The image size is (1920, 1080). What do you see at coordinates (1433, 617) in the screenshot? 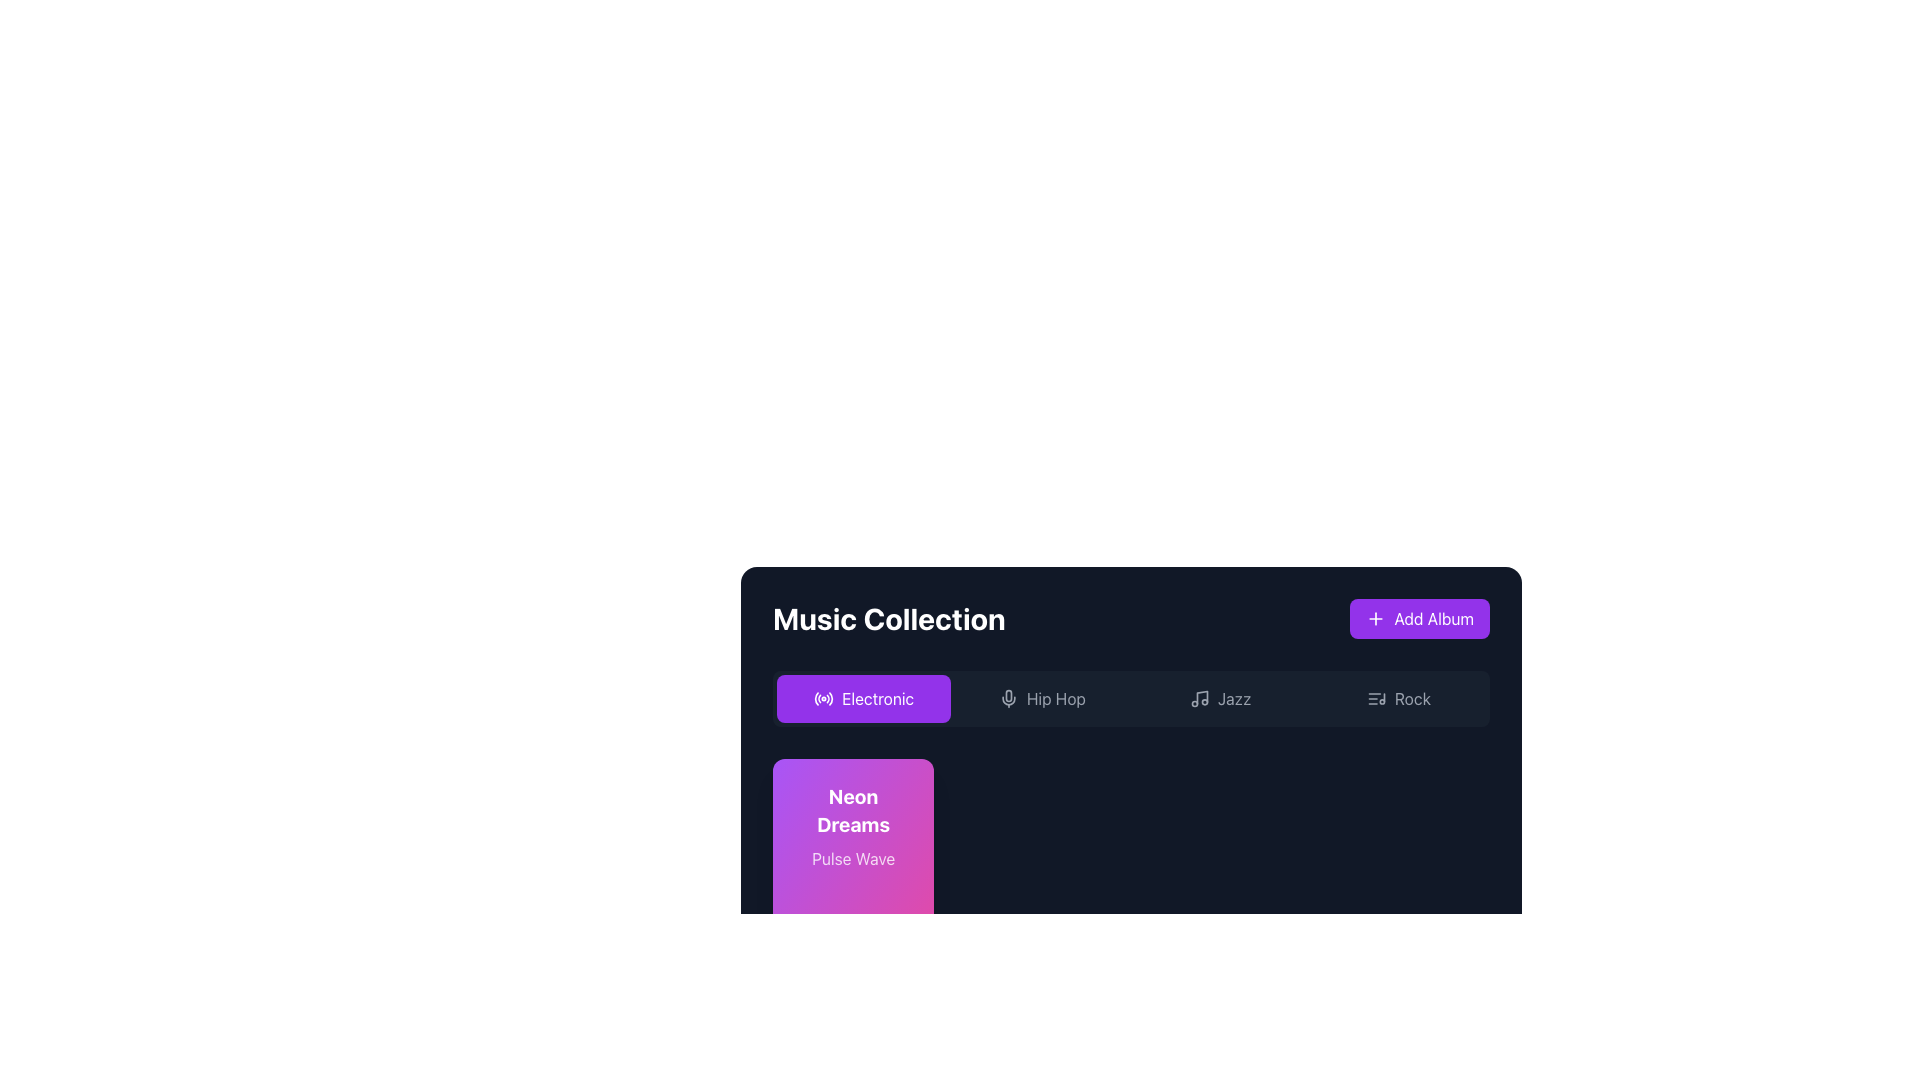
I see `the 'Add Album' button, which is a purple rounded rectangular button located at the top-right corner of the interface` at bounding box center [1433, 617].